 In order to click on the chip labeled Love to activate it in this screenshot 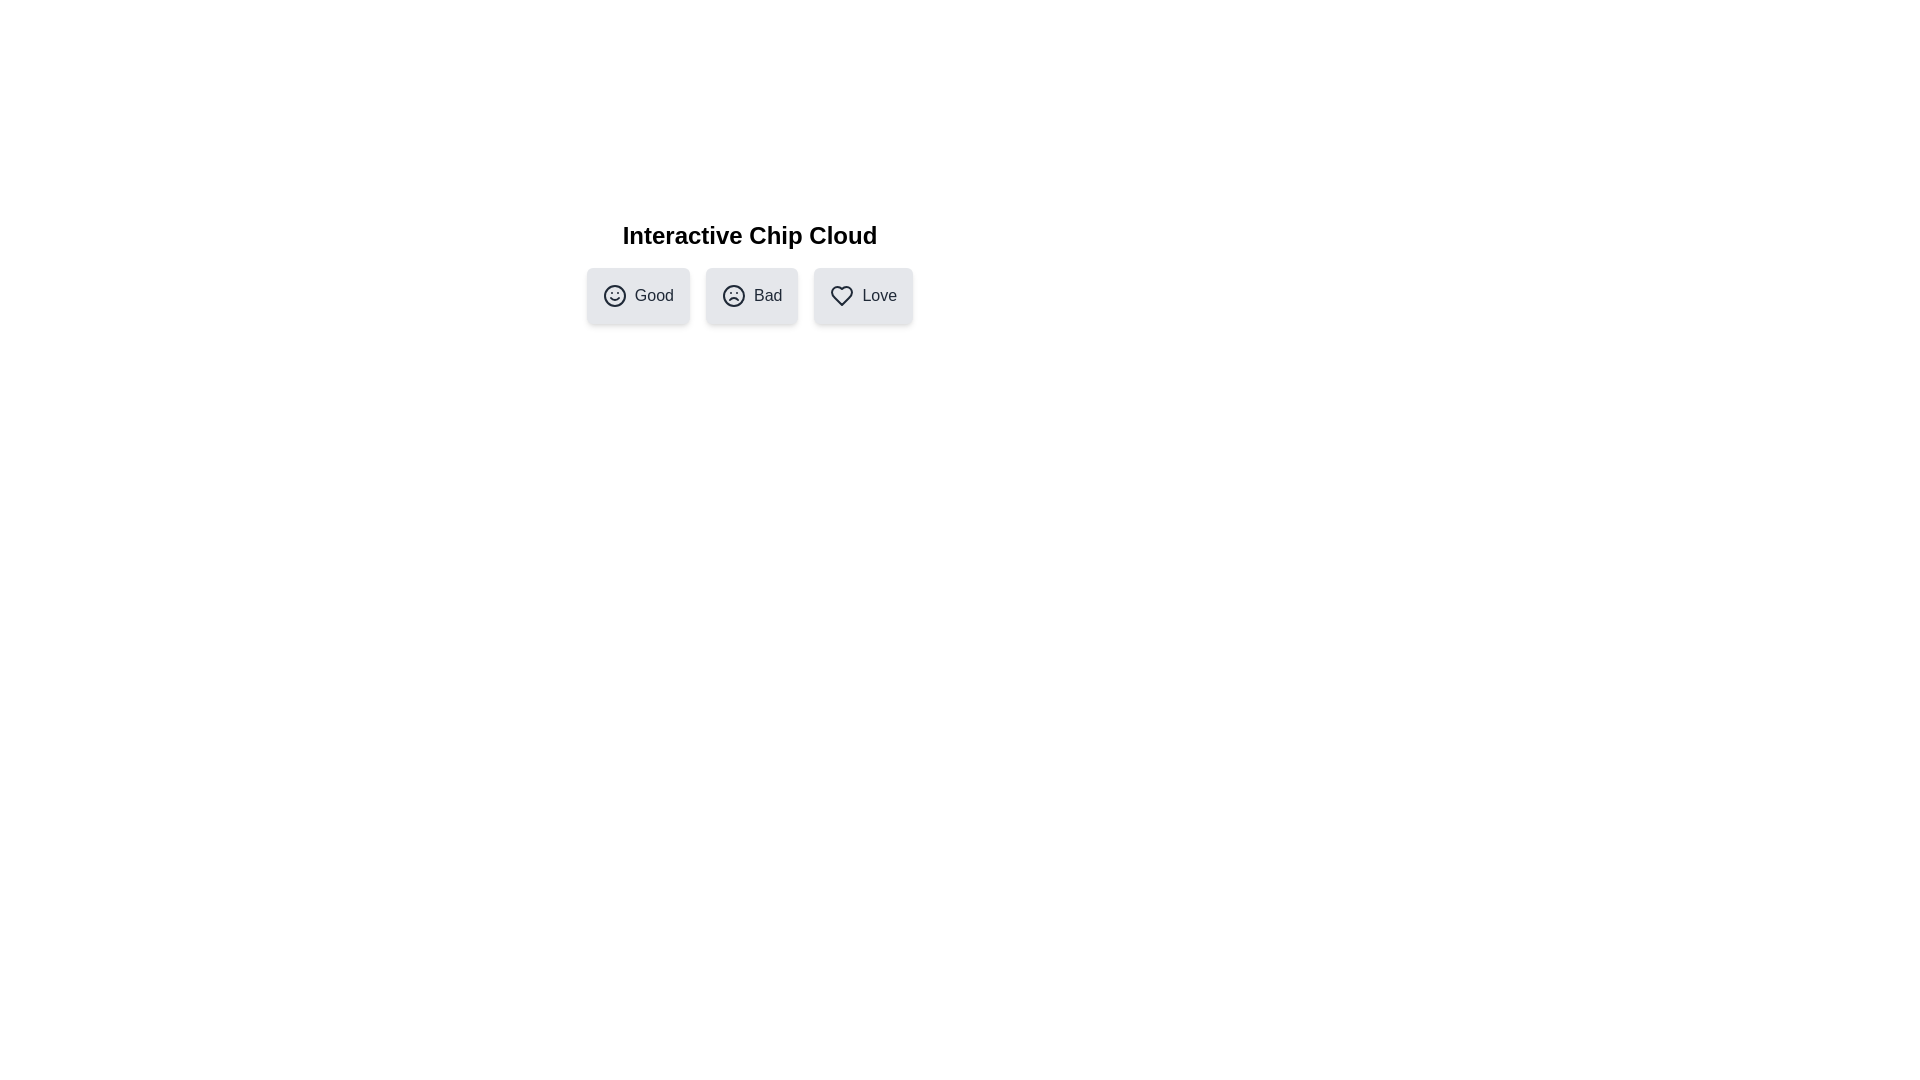, I will do `click(863, 296)`.